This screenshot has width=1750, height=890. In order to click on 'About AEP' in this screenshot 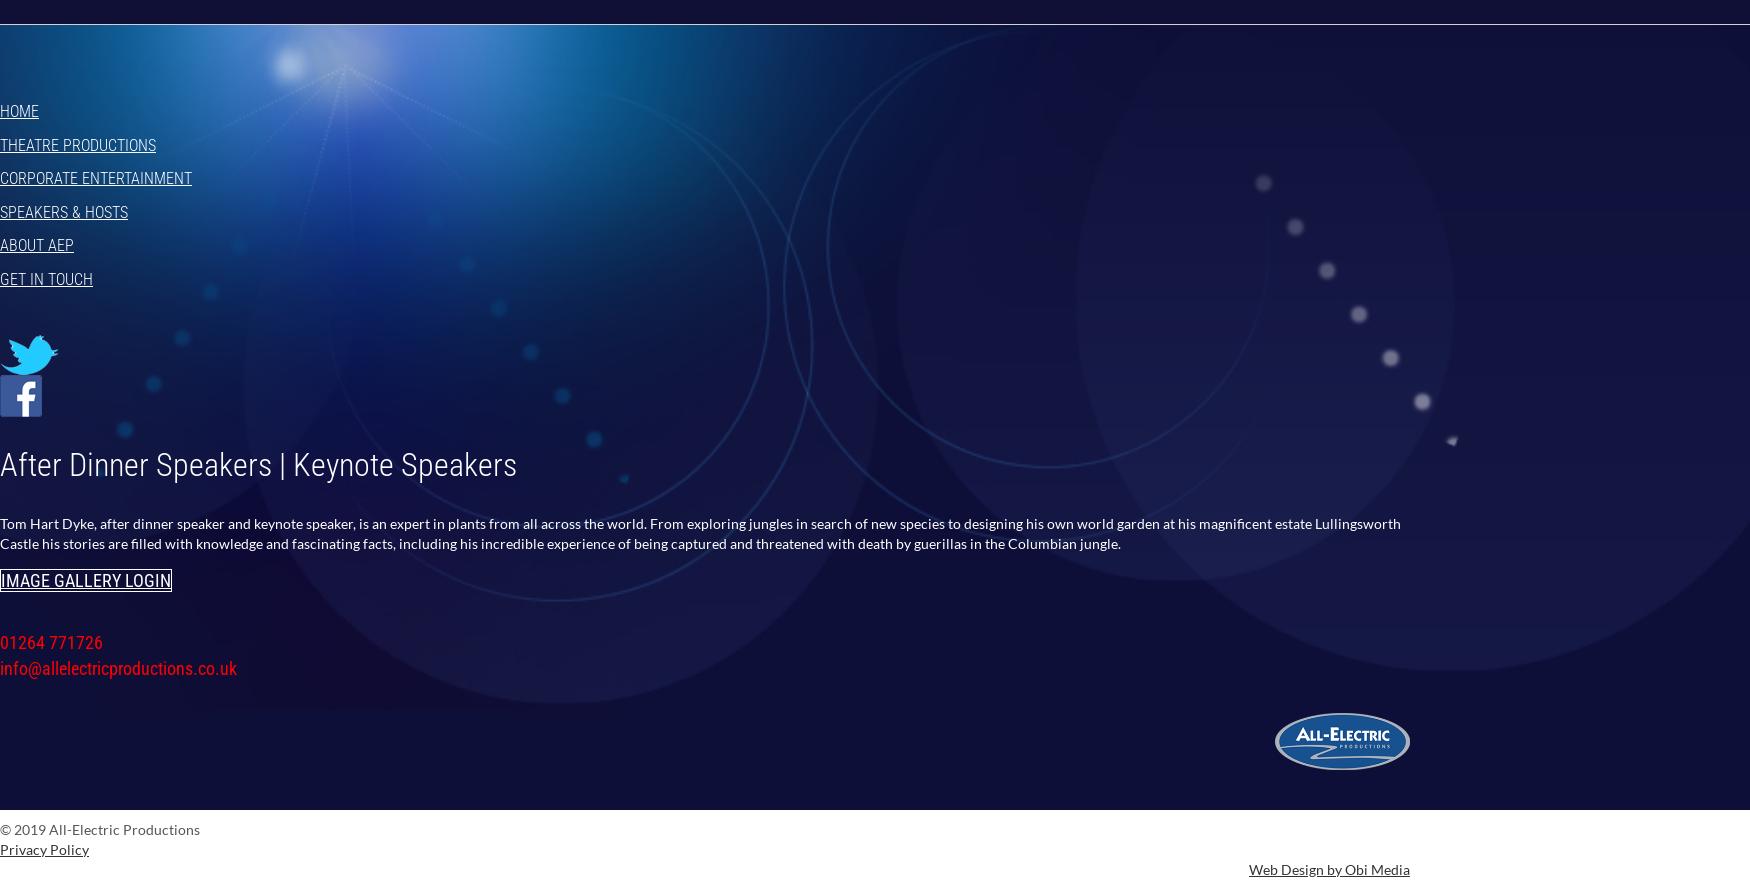, I will do `click(35, 244)`.